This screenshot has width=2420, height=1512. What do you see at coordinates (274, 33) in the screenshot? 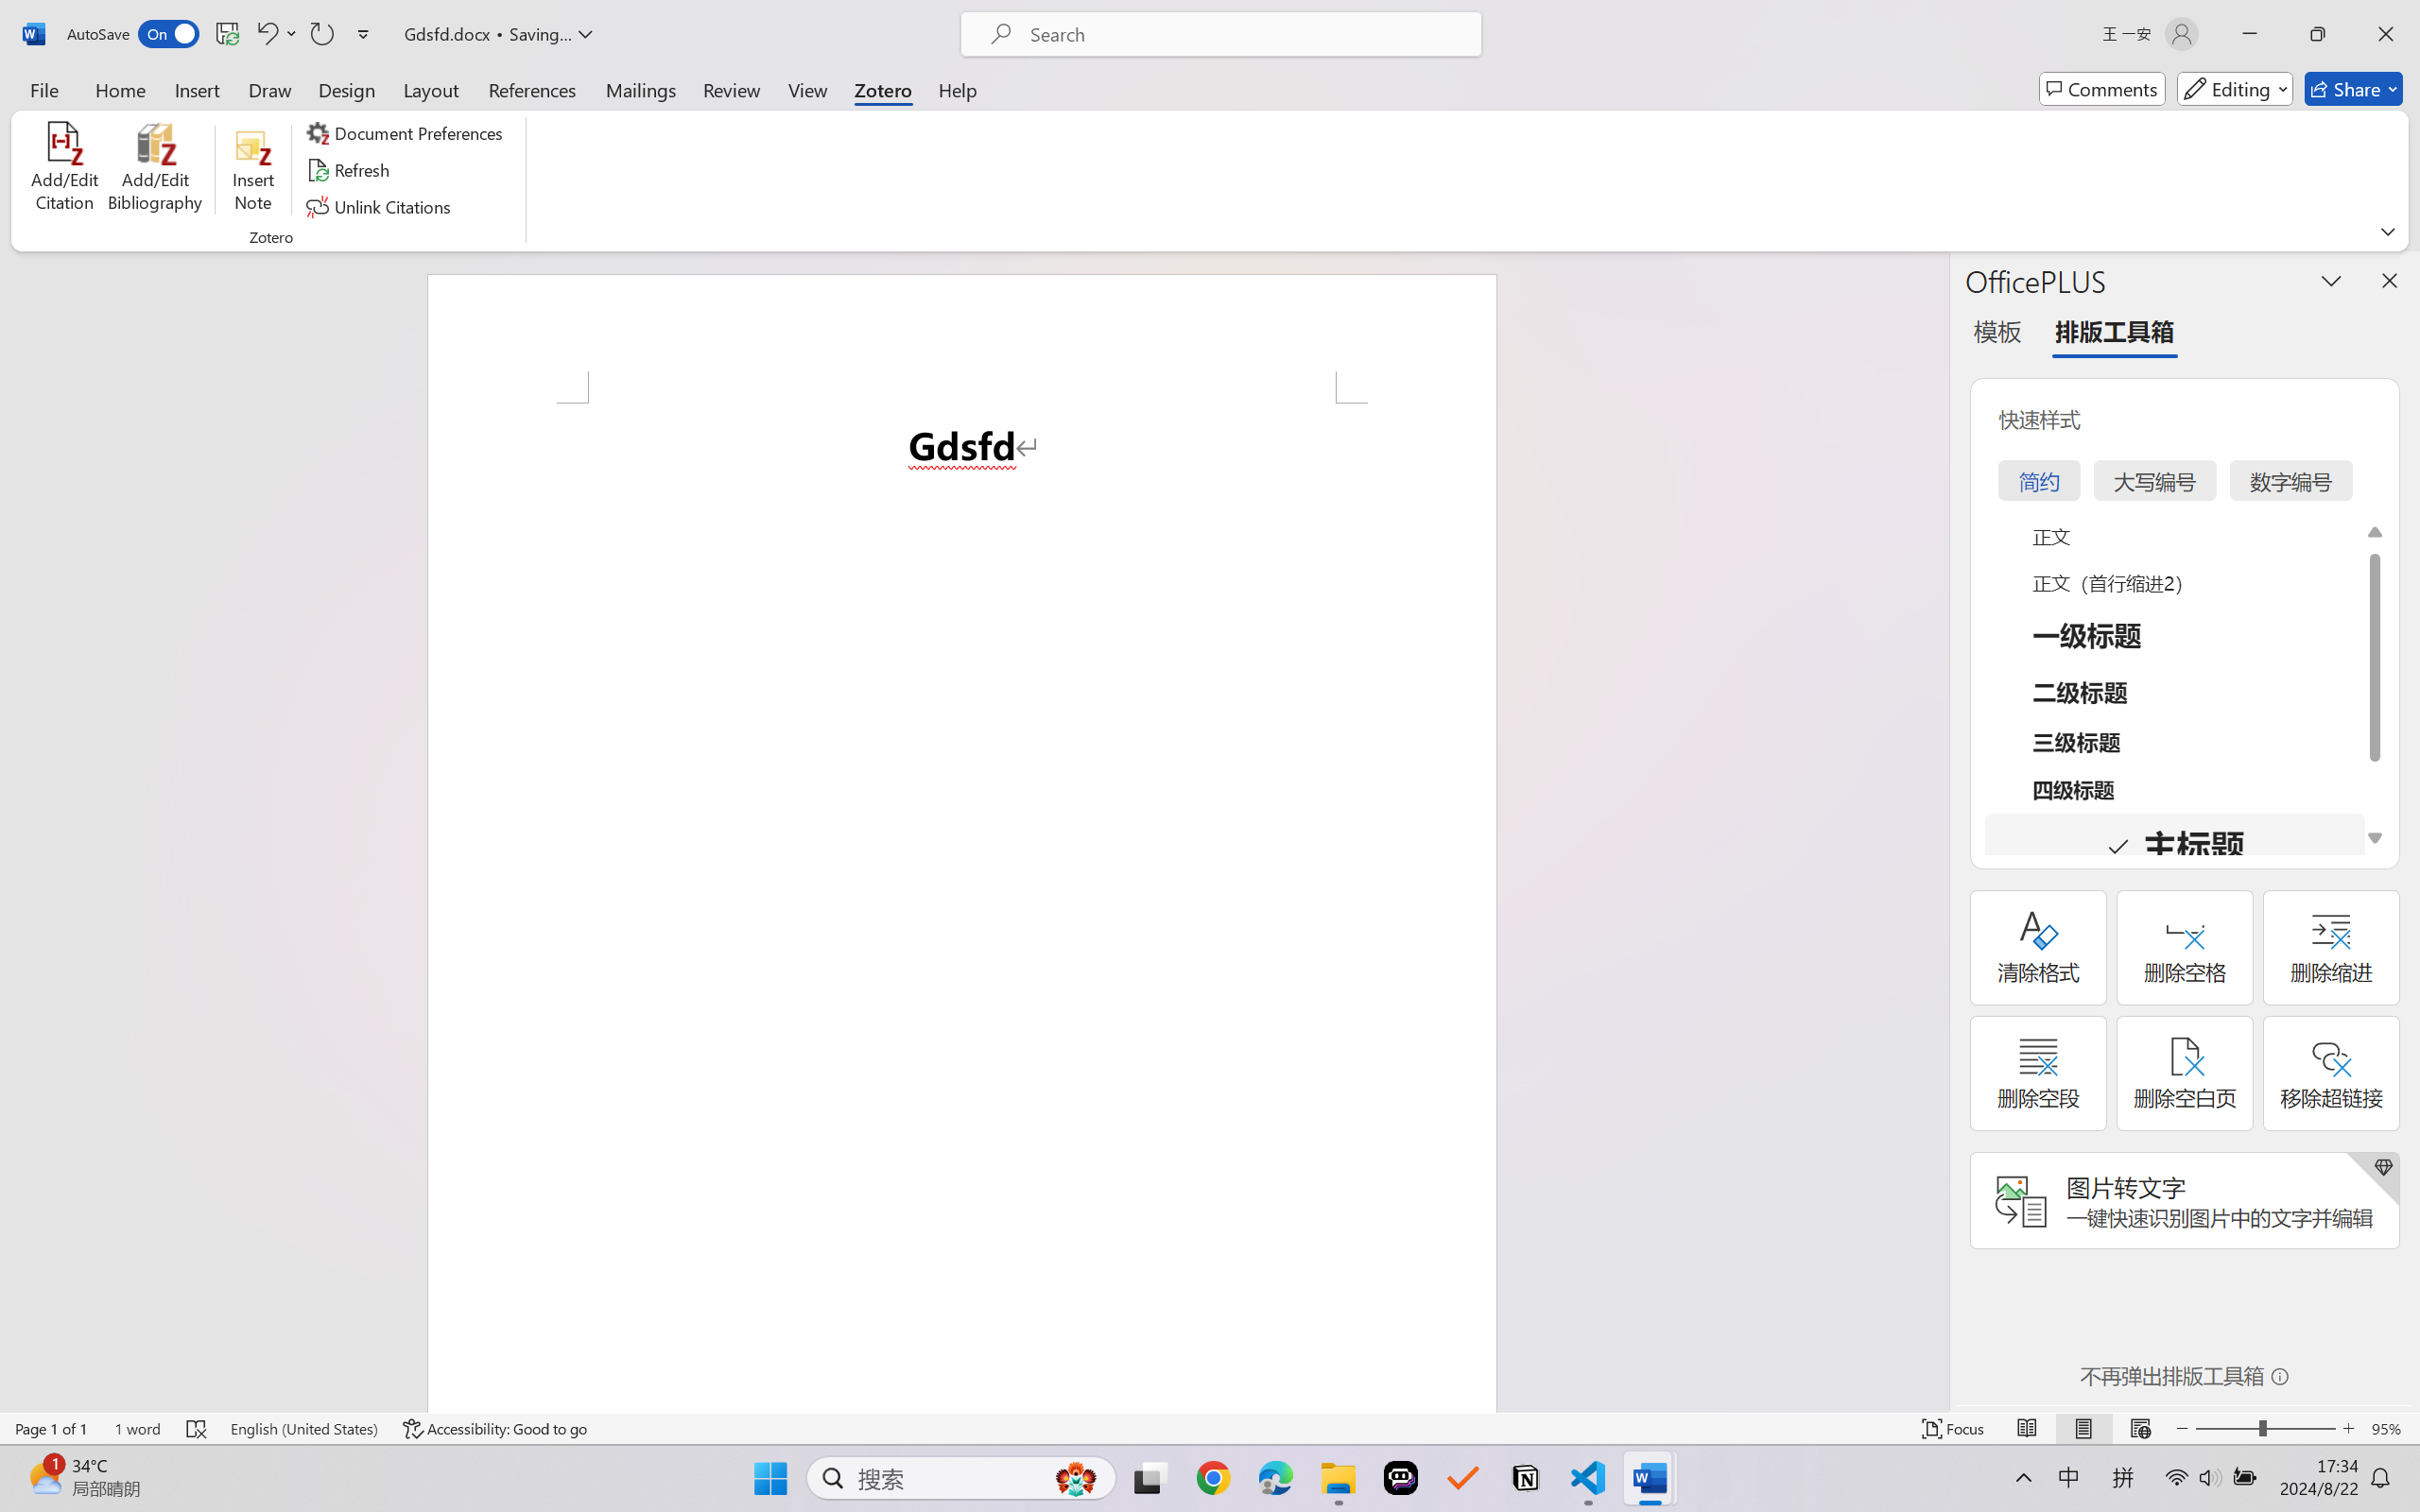
I see `'Undo <ApplyStyleToDoc>b__0'` at bounding box center [274, 33].